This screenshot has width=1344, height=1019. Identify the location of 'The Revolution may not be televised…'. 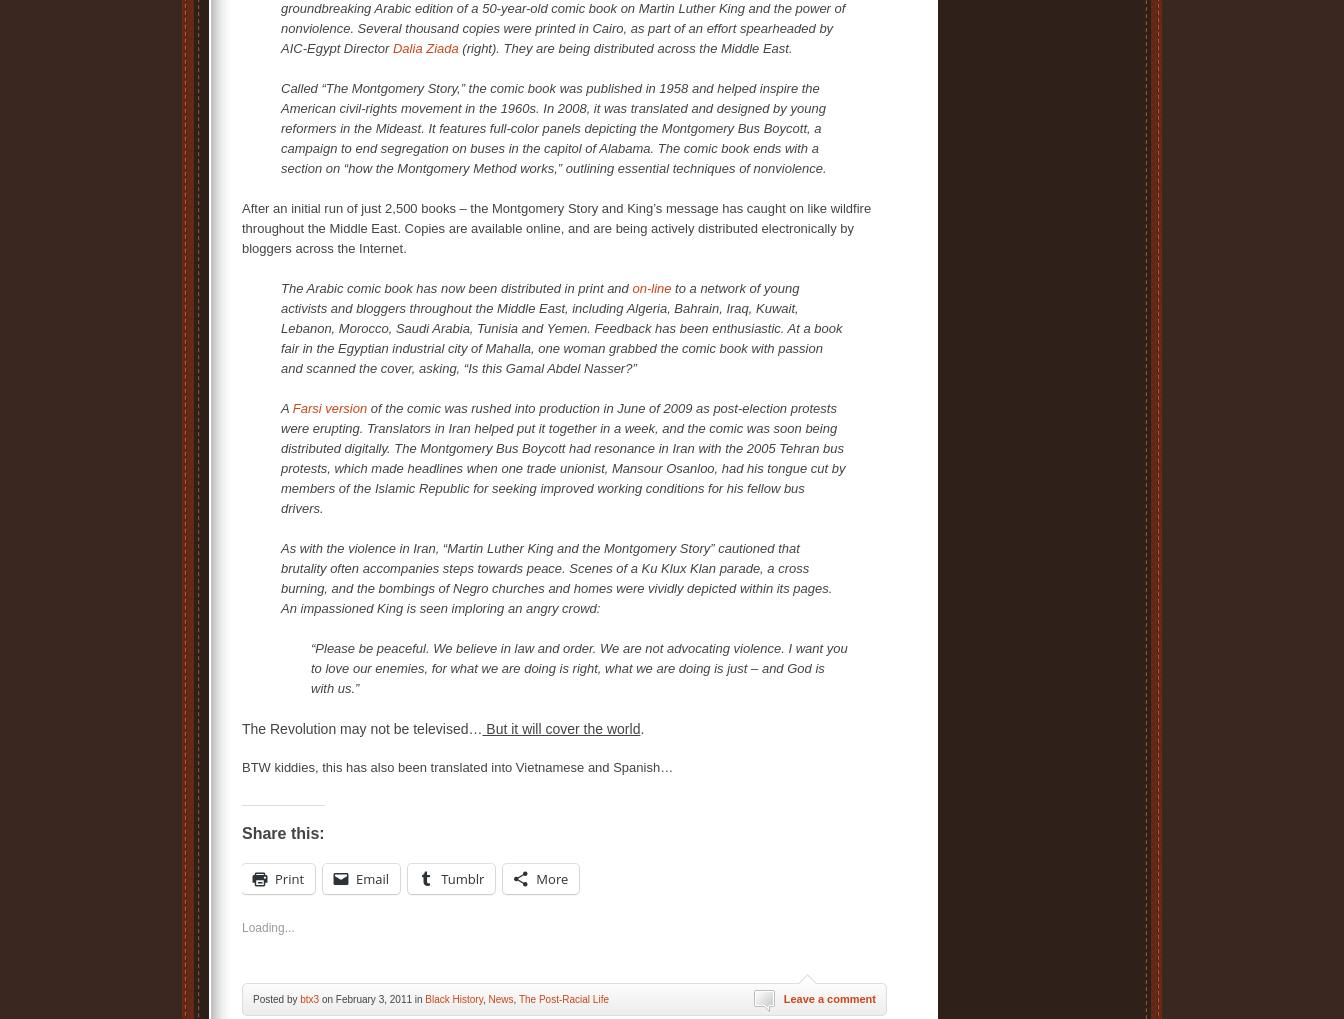
(361, 728).